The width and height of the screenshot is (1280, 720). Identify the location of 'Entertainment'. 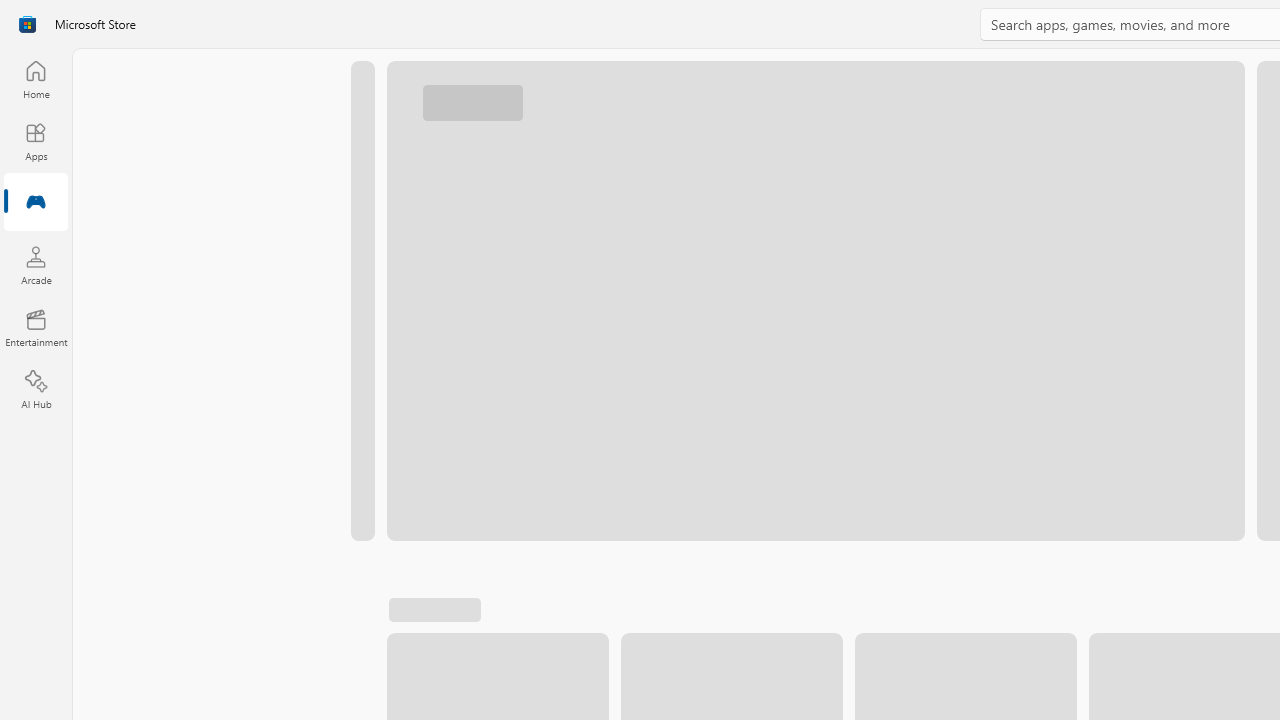
(35, 326).